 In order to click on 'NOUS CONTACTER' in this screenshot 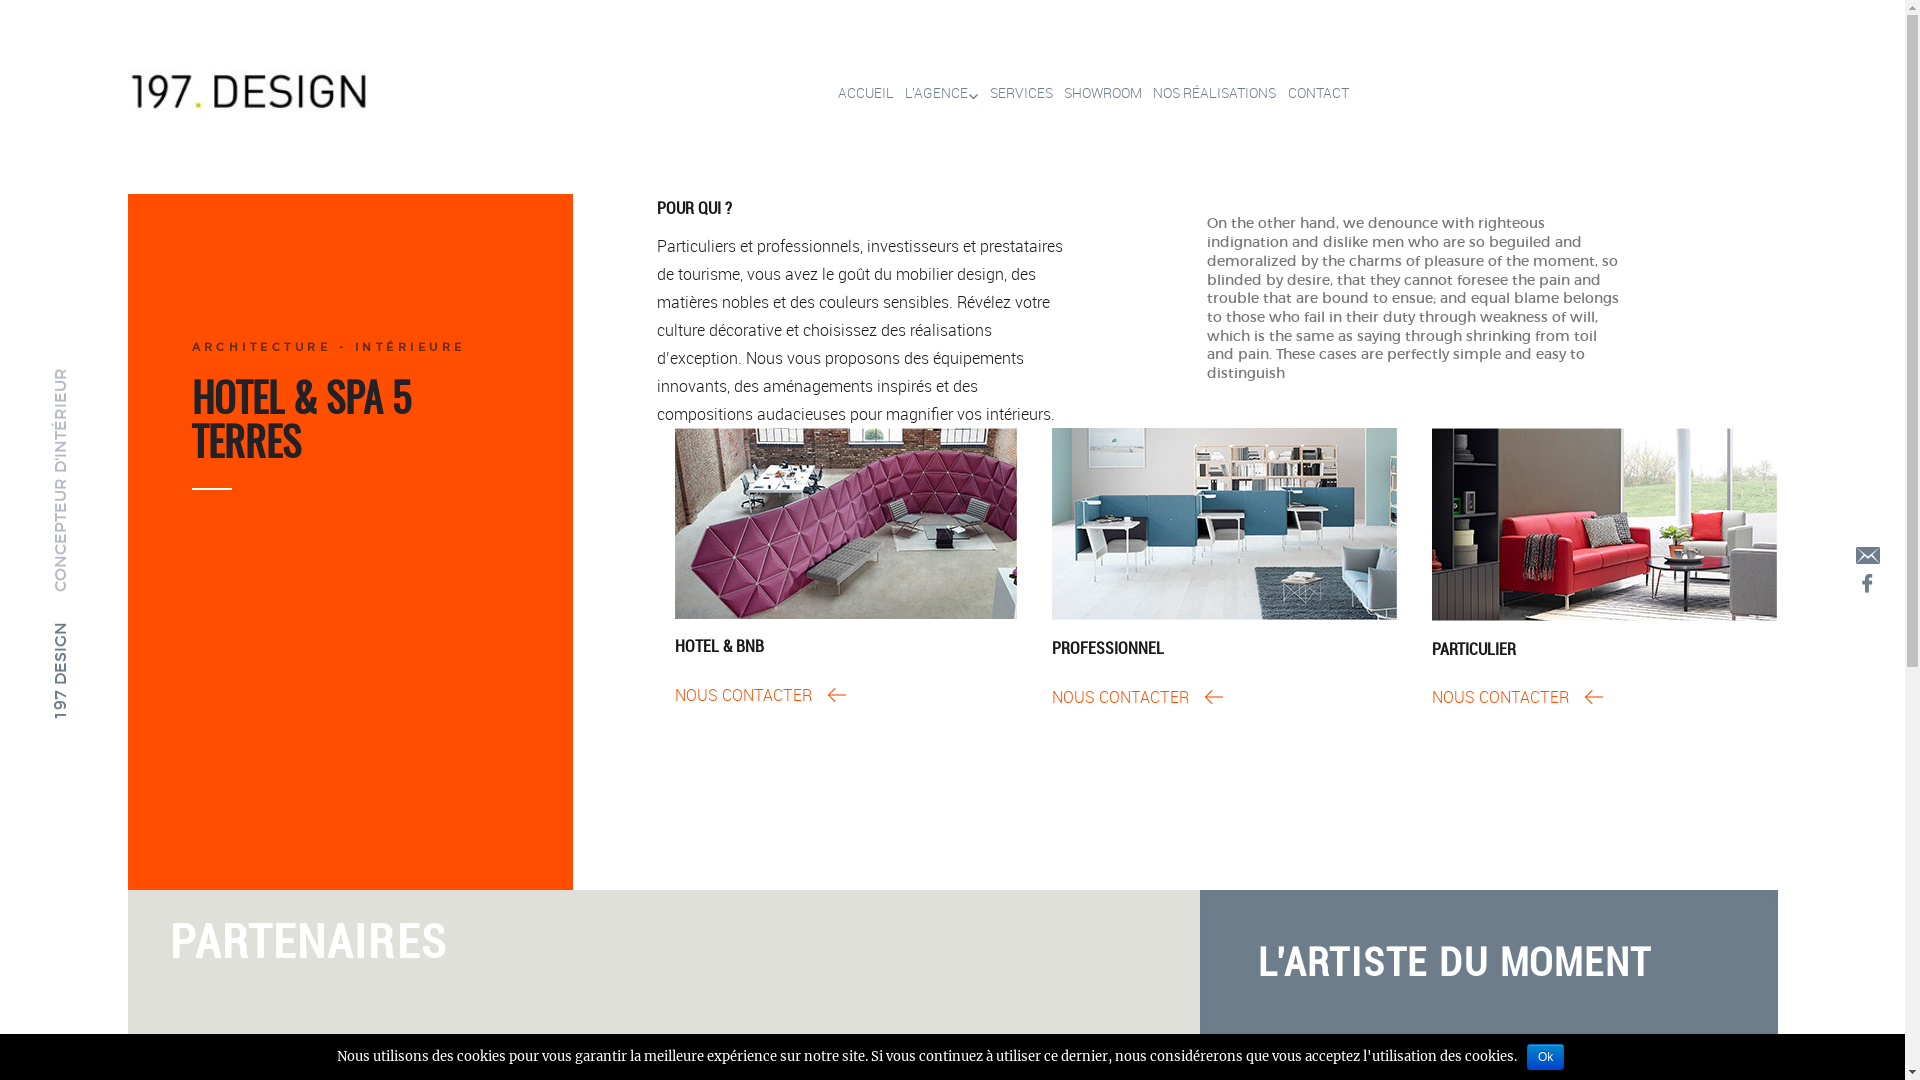, I will do `click(759, 693)`.